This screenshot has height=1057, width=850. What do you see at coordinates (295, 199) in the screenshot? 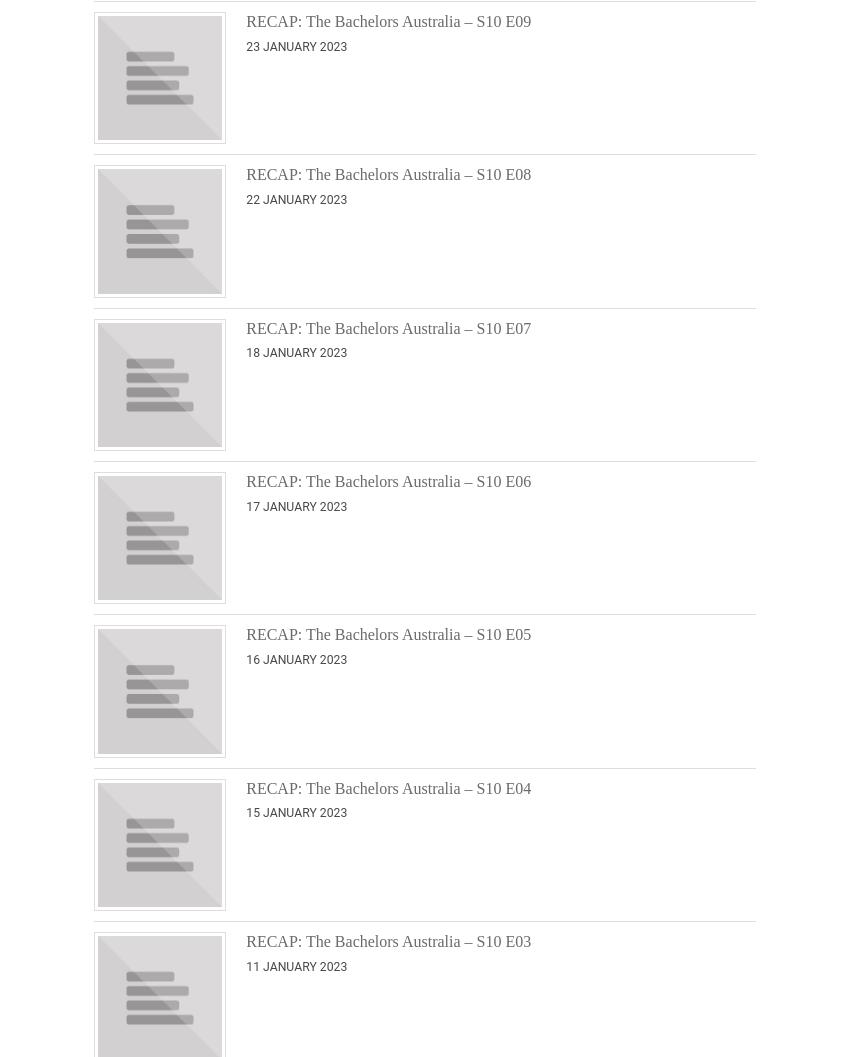
I see `'22 January 2023'` at bounding box center [295, 199].